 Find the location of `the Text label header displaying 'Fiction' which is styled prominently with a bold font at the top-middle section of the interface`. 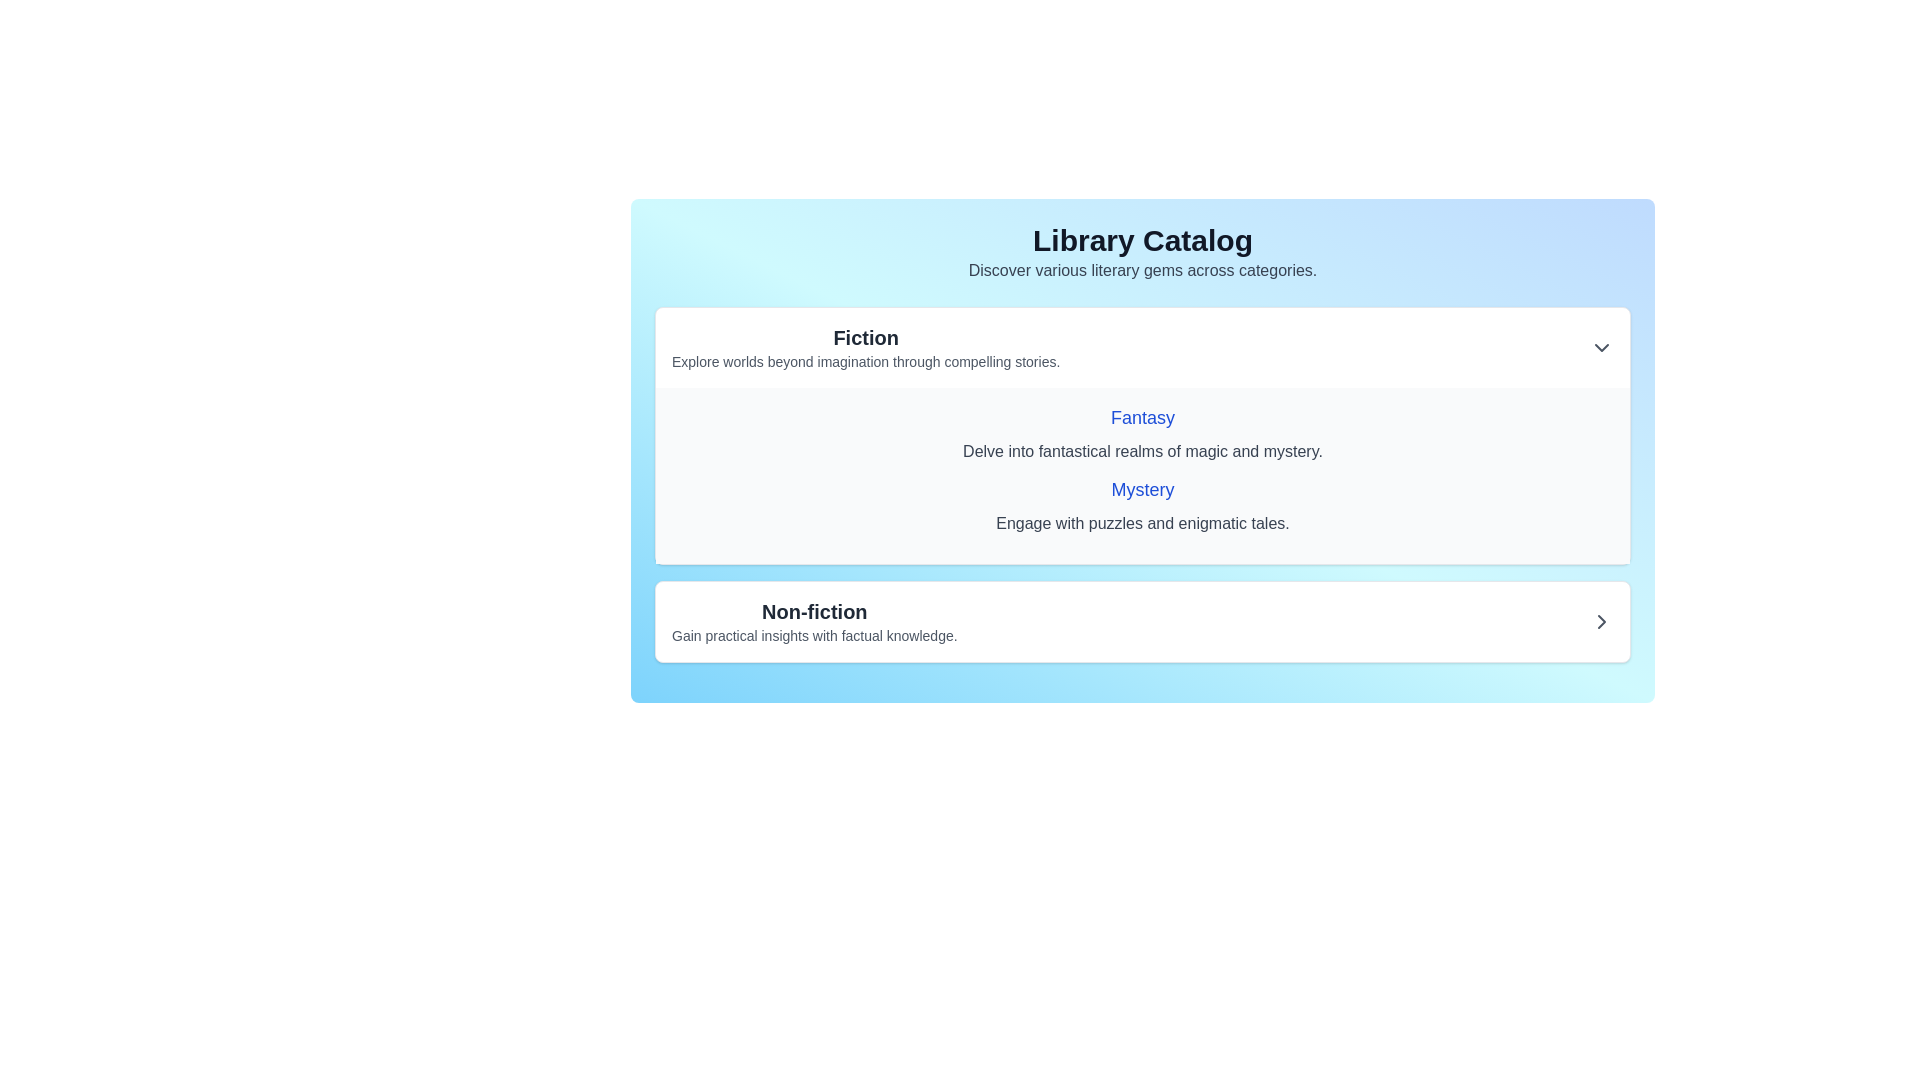

the Text label header displaying 'Fiction' which is styled prominently with a bold font at the top-middle section of the interface is located at coordinates (866, 337).